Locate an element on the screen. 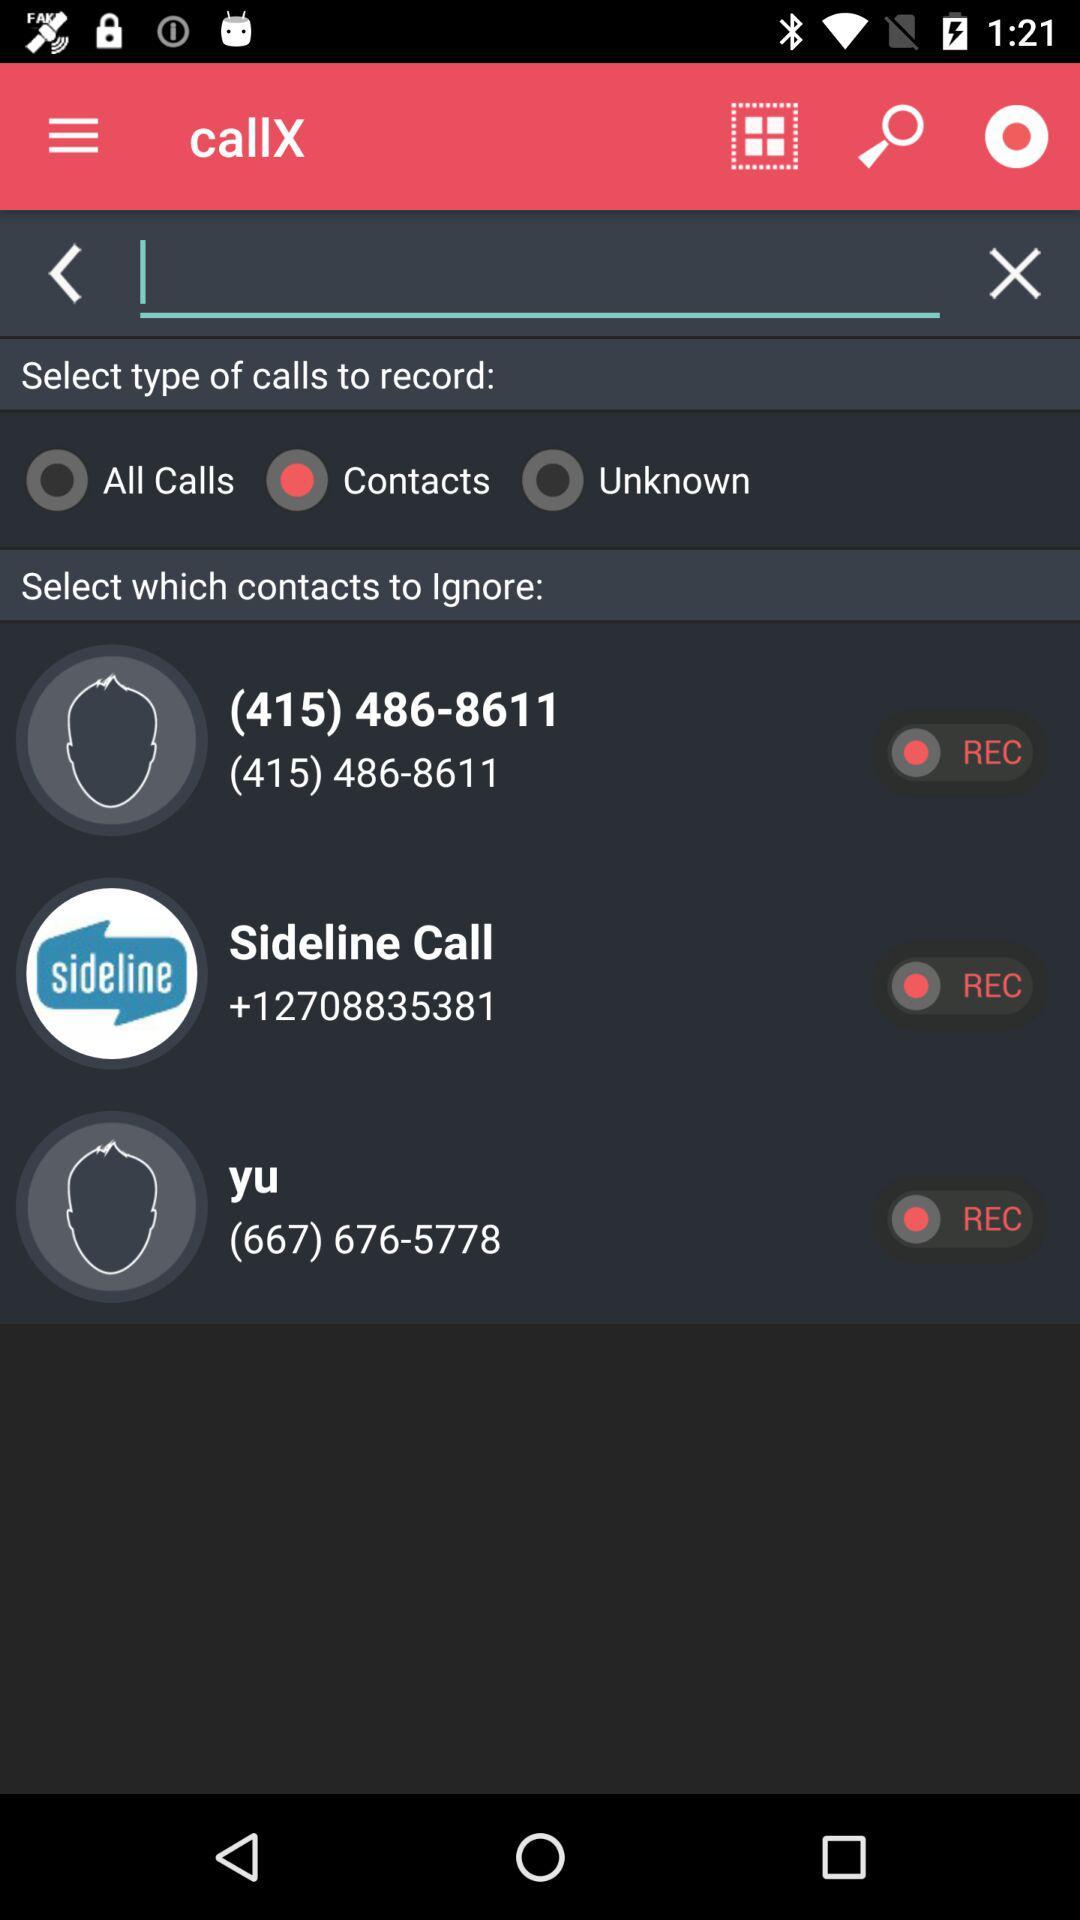  the sideline call app is located at coordinates (355, 924).